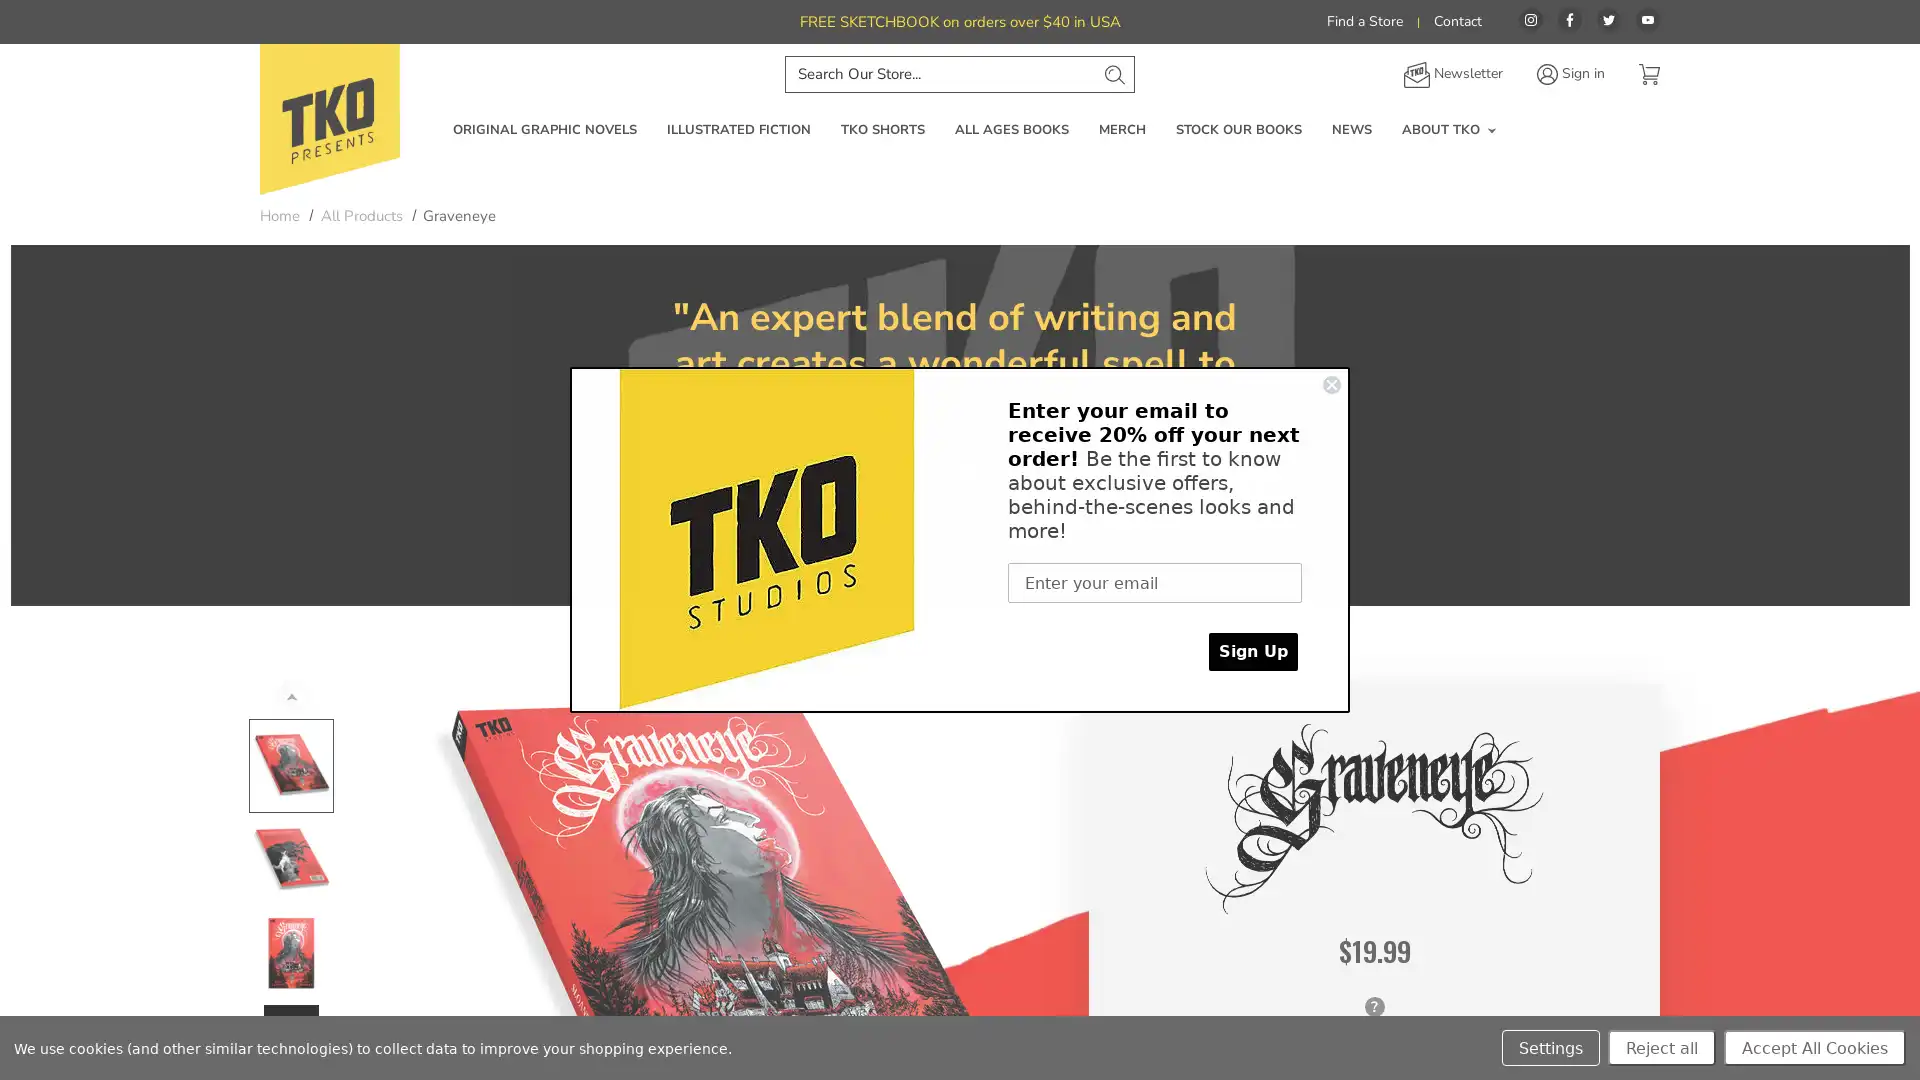 This screenshot has width=1920, height=1080. Describe the element at coordinates (1549, 1047) in the screenshot. I see `Settings` at that location.